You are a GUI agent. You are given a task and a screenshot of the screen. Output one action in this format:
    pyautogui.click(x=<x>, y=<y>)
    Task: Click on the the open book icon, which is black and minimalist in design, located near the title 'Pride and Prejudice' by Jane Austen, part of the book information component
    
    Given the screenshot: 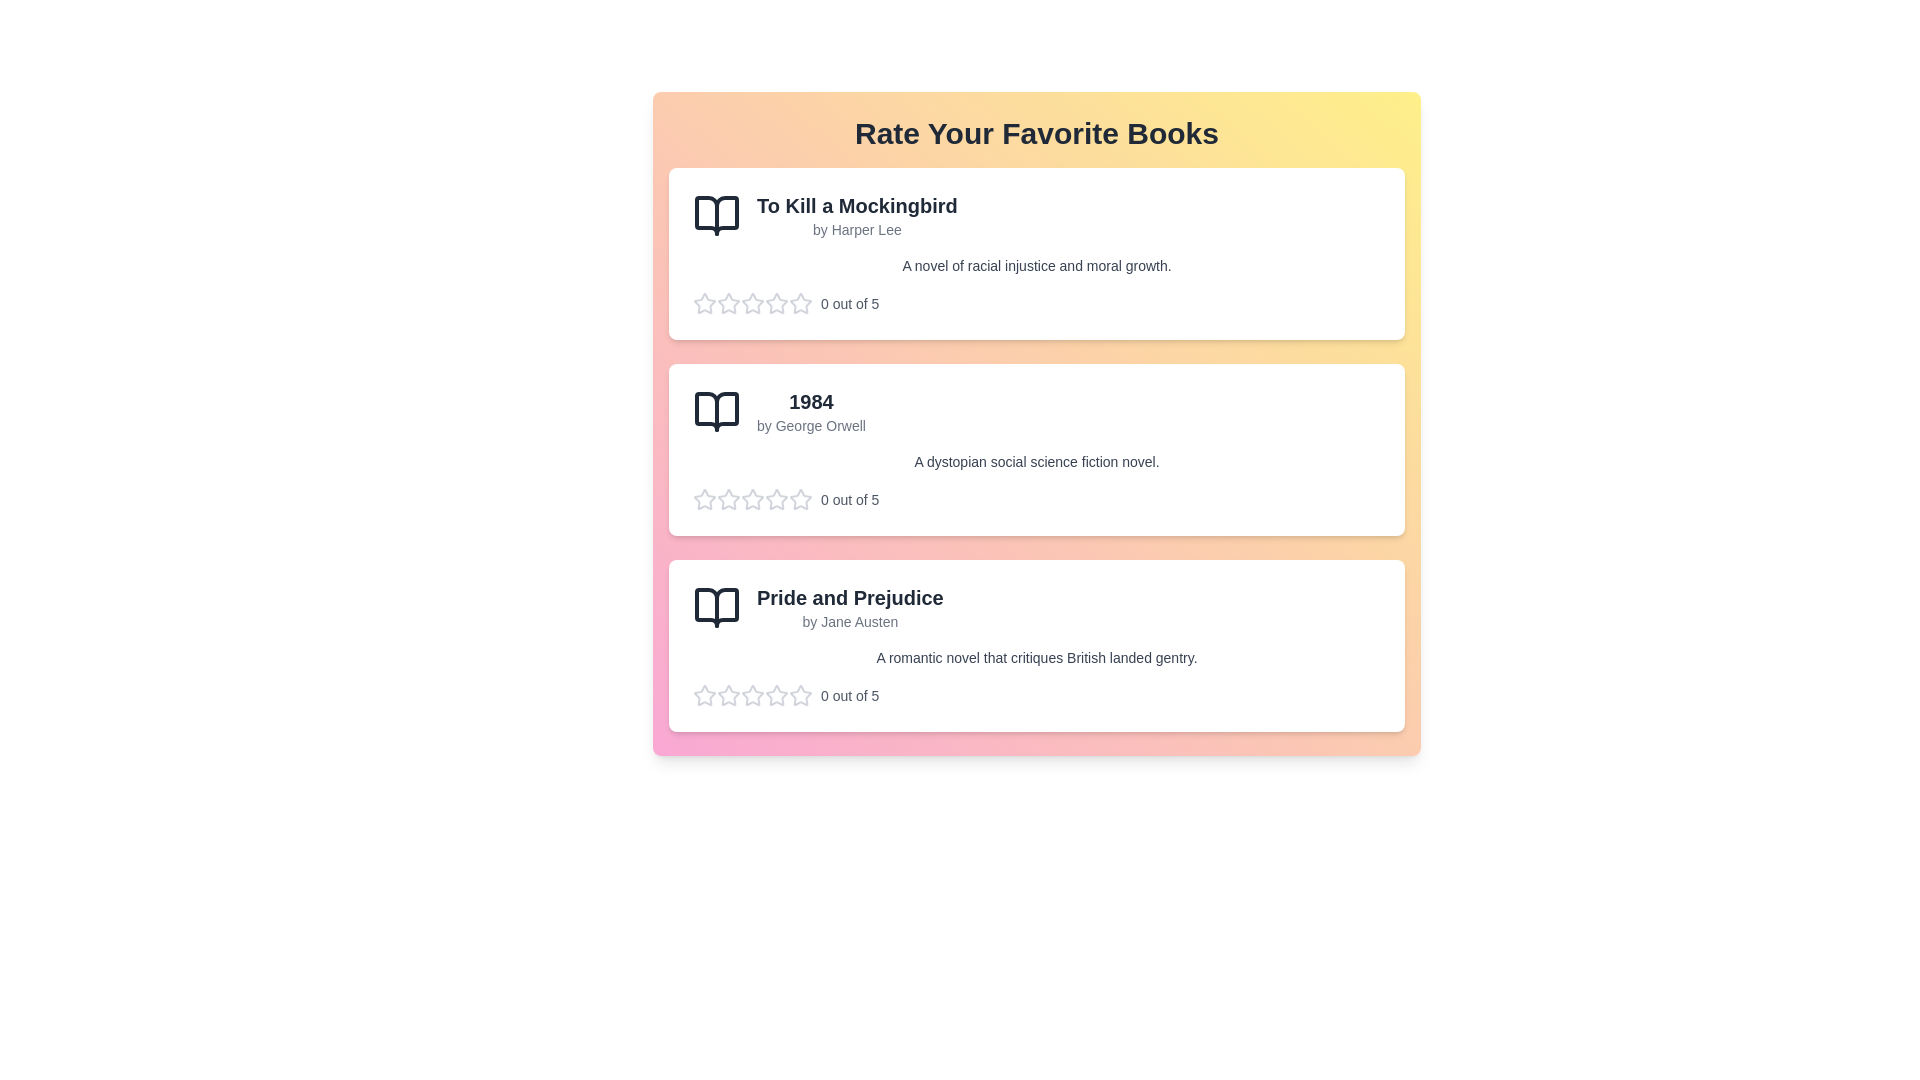 What is the action you would take?
    pyautogui.click(x=716, y=607)
    